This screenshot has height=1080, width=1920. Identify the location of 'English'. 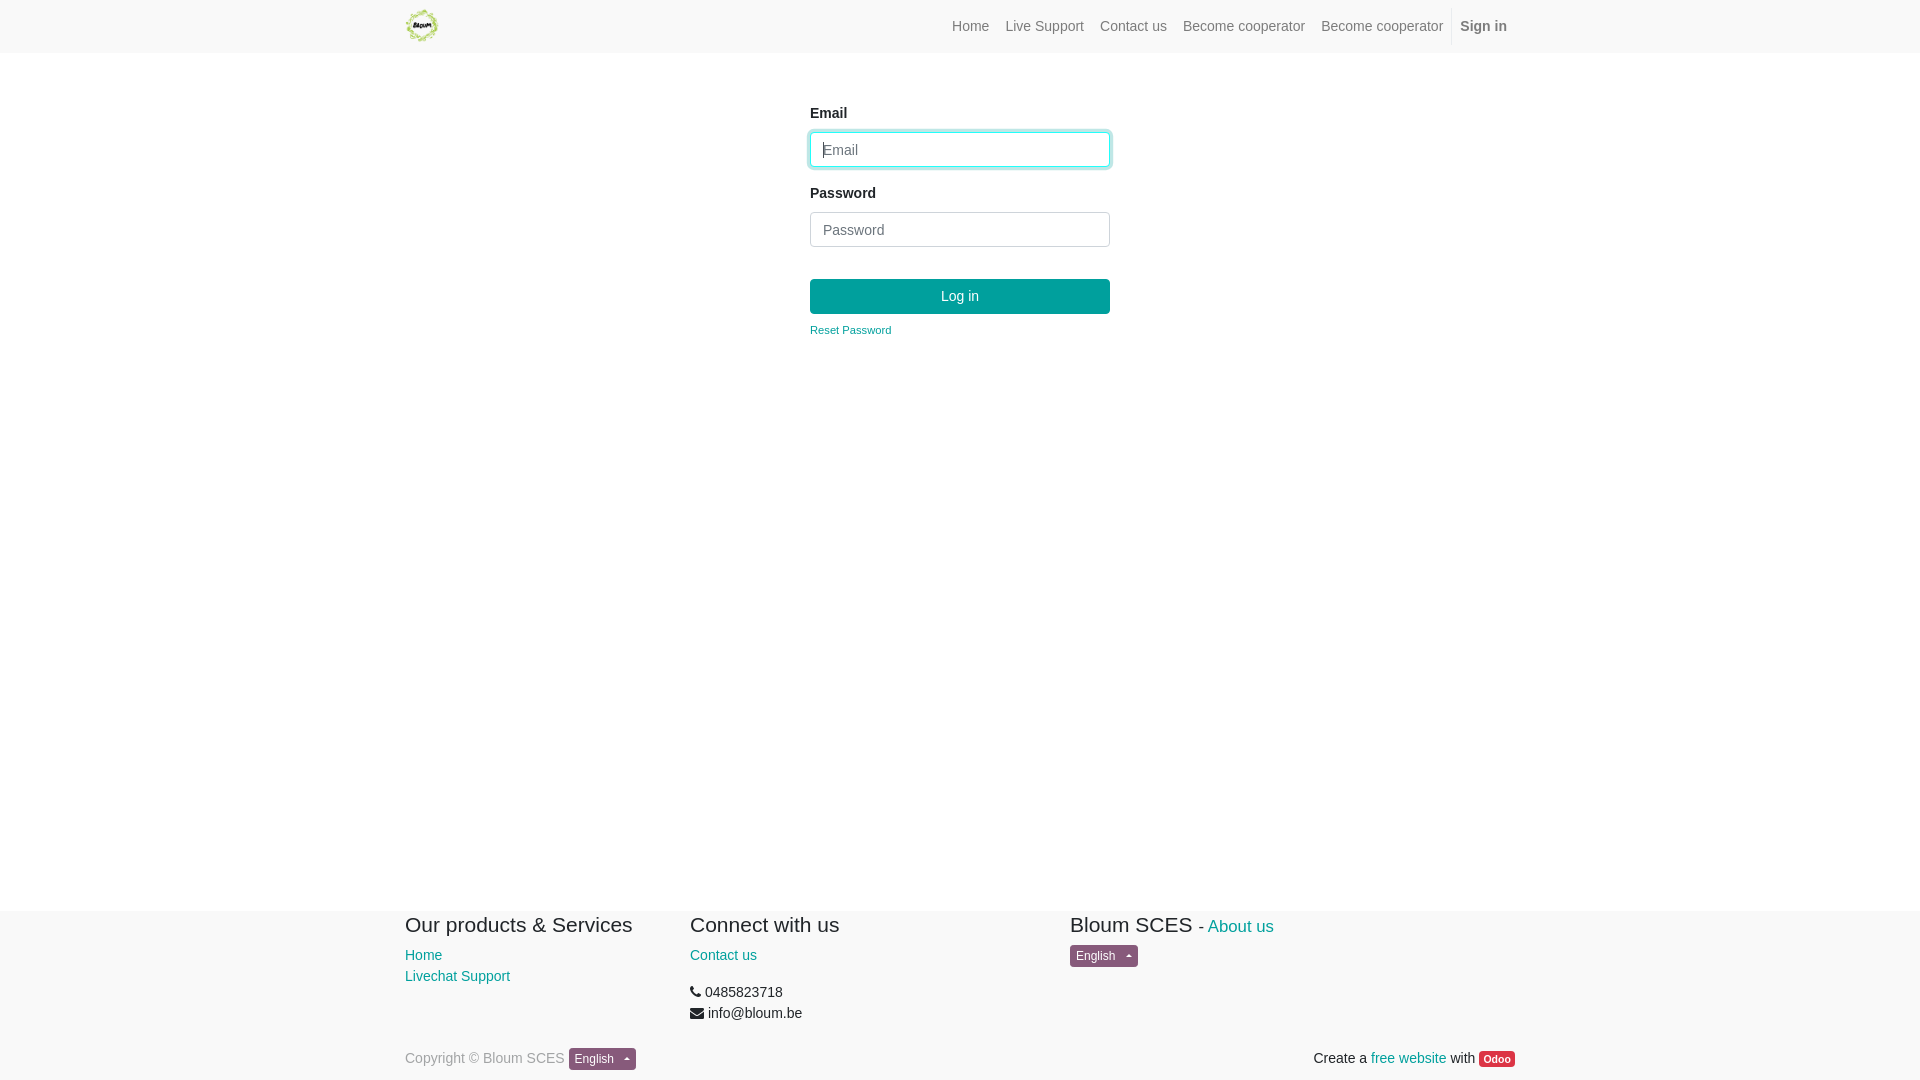
(602, 1058).